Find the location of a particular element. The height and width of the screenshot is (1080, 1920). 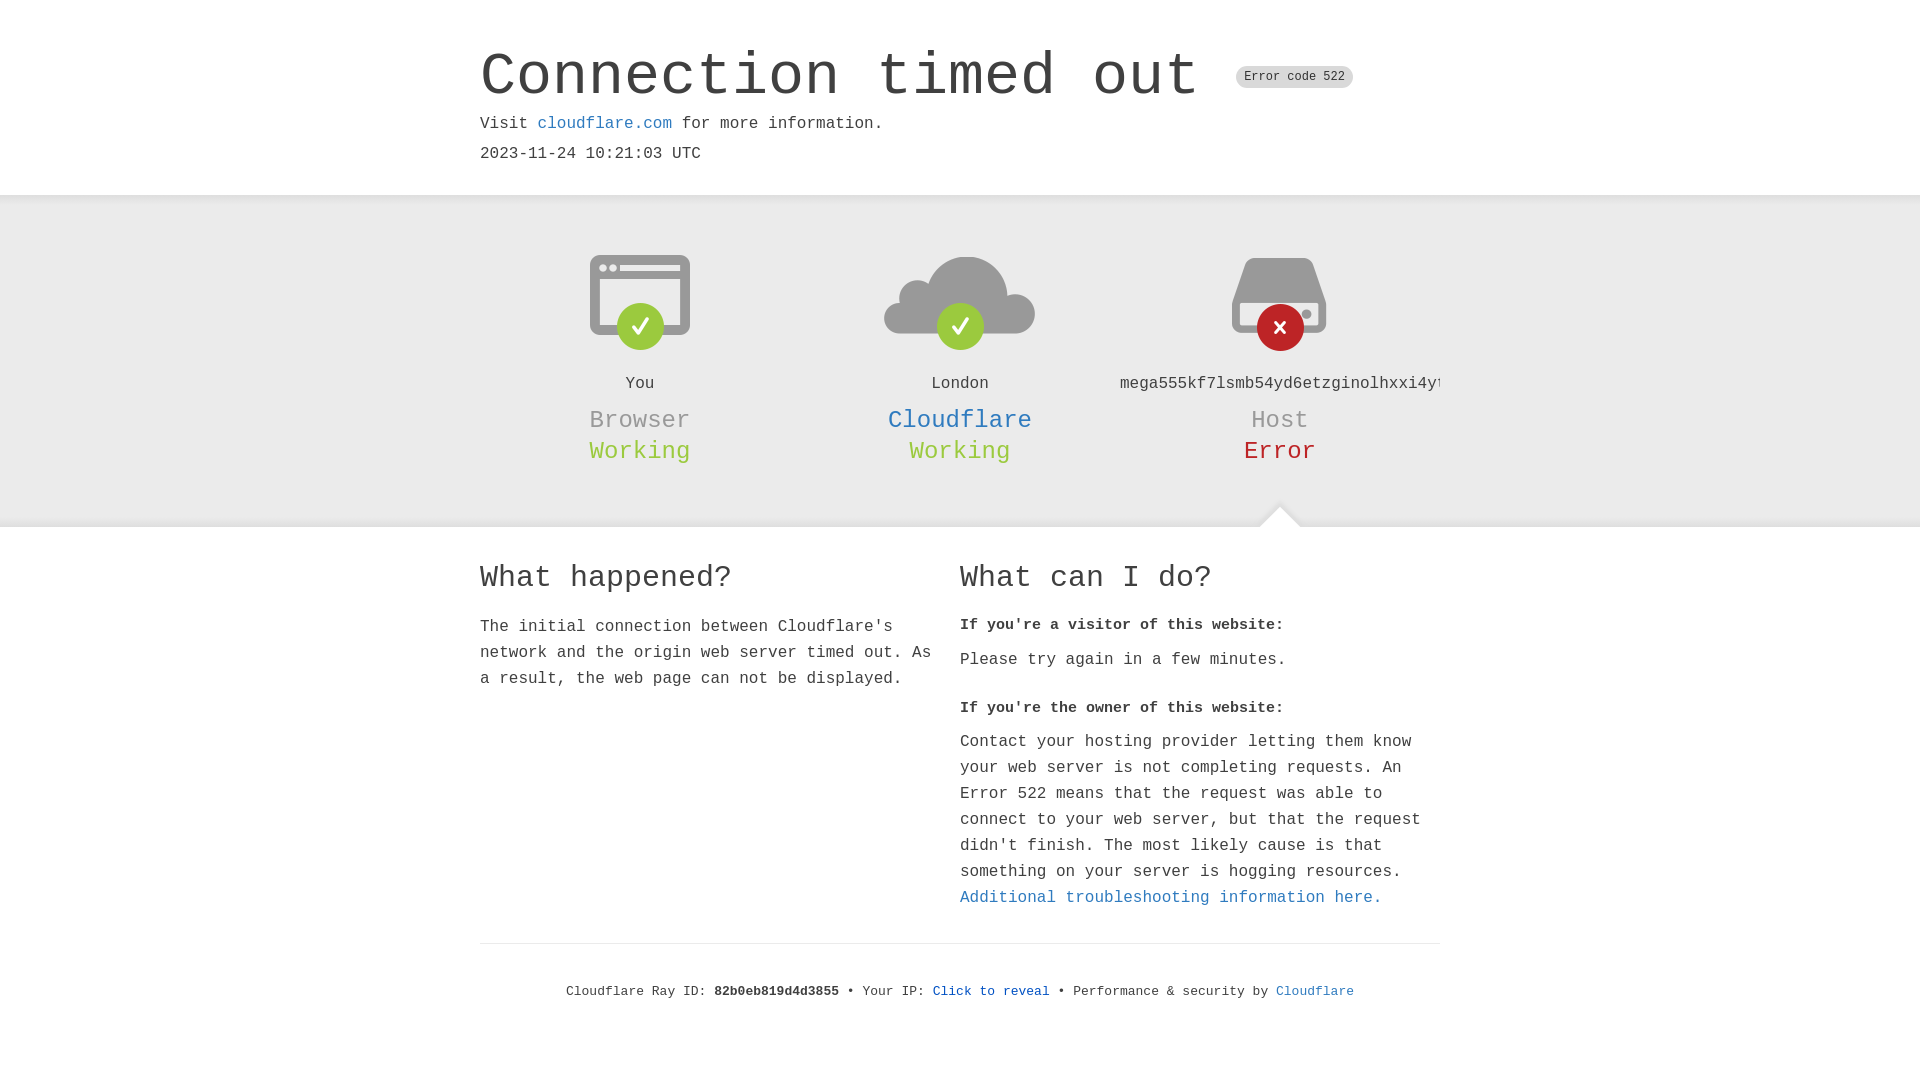

'Additional troubleshooting information here.' is located at coordinates (1171, 897).